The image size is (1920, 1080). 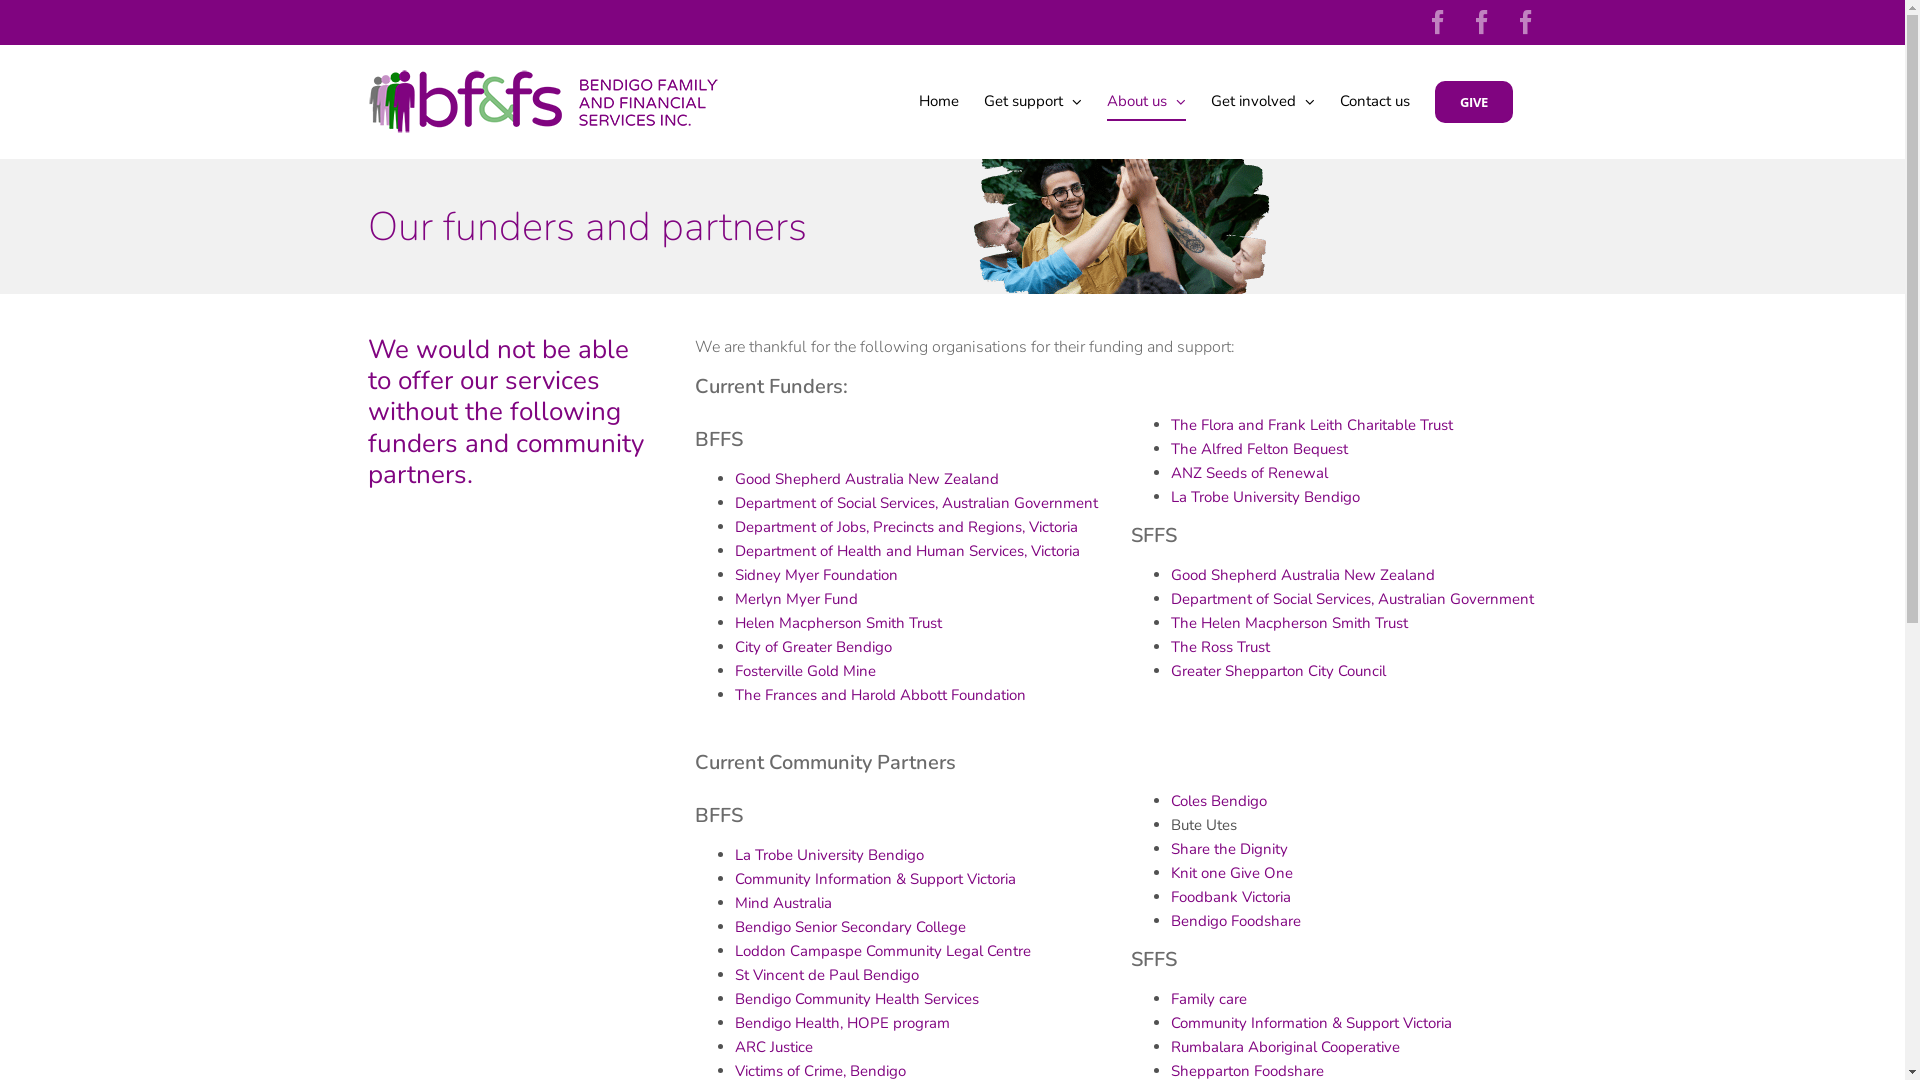 I want to click on 'Rumbalara Aboriginal Cooperative', so click(x=1285, y=1045).